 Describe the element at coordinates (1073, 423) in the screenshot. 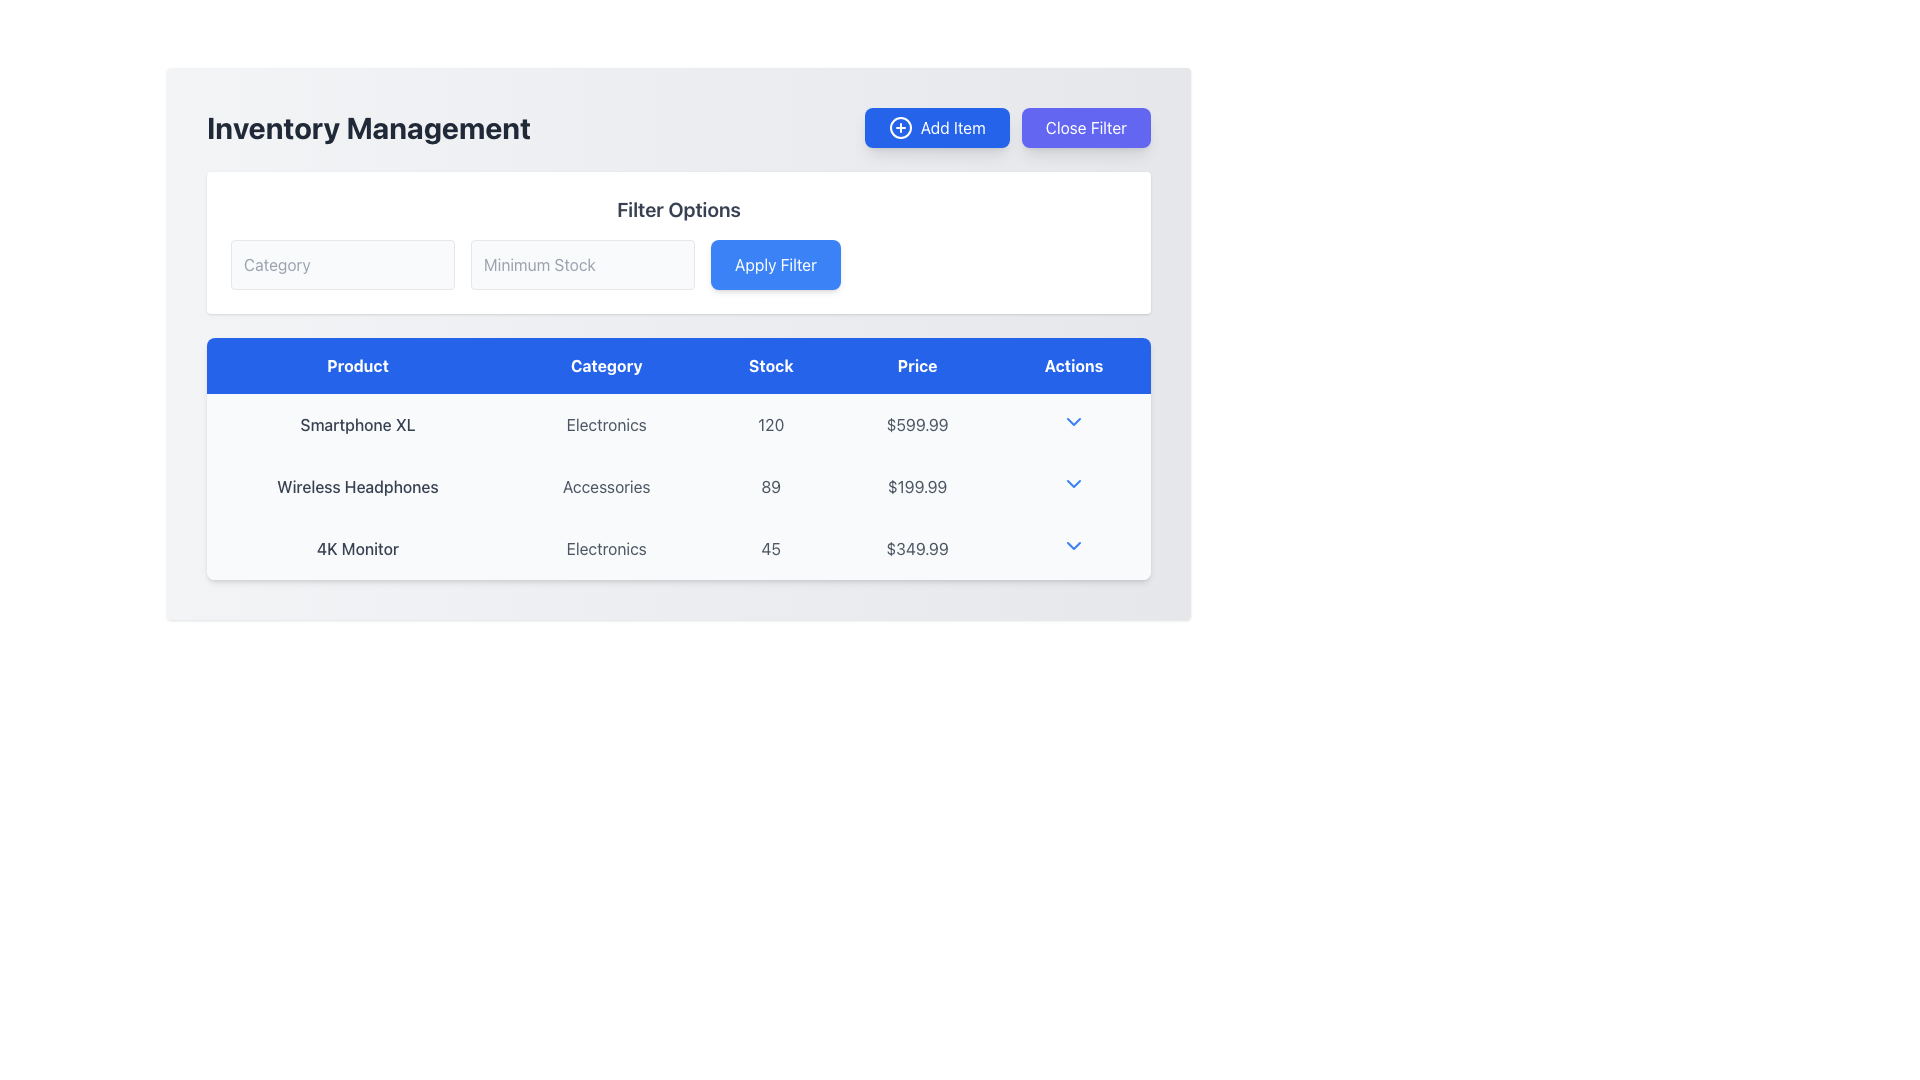

I see `the small blue downward pointing arrow icon button in the 'Actions' column of the 'Smartphone XL' row` at that location.